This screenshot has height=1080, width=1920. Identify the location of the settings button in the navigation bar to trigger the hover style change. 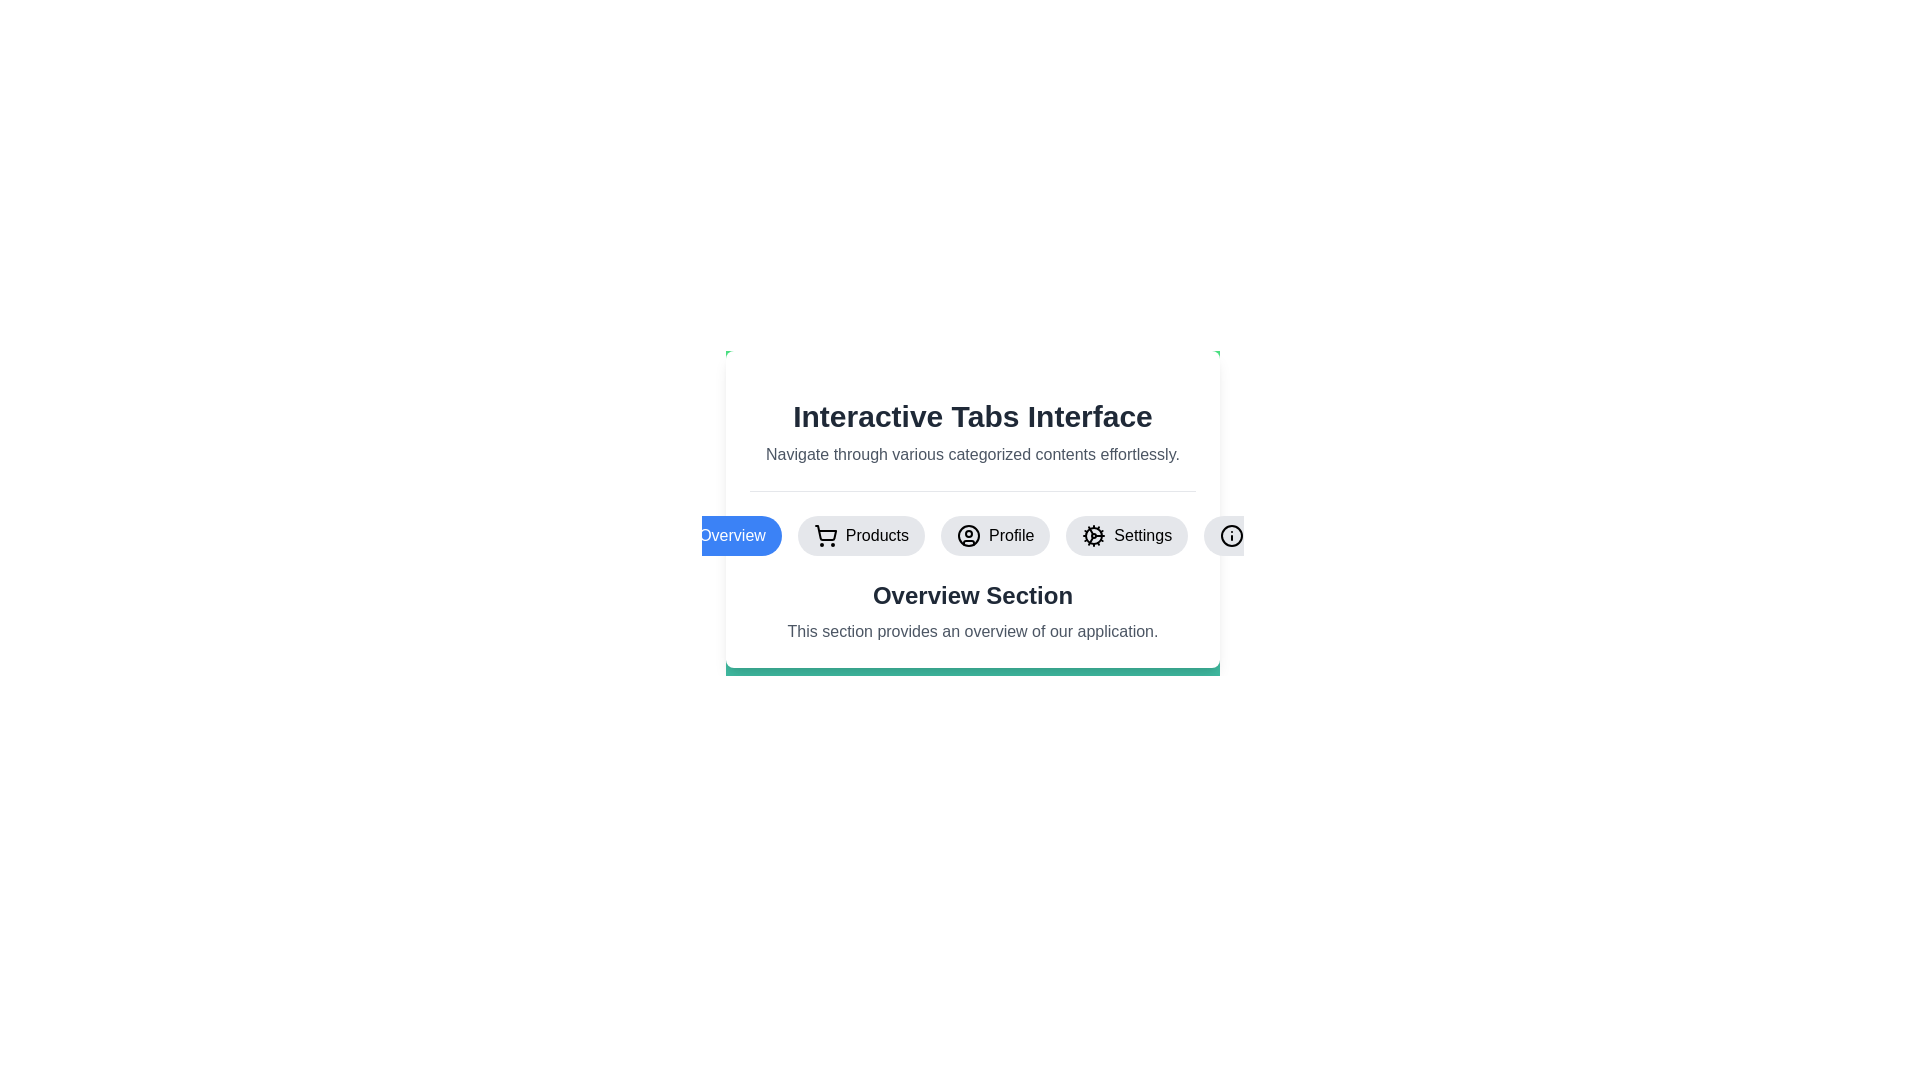
(1127, 535).